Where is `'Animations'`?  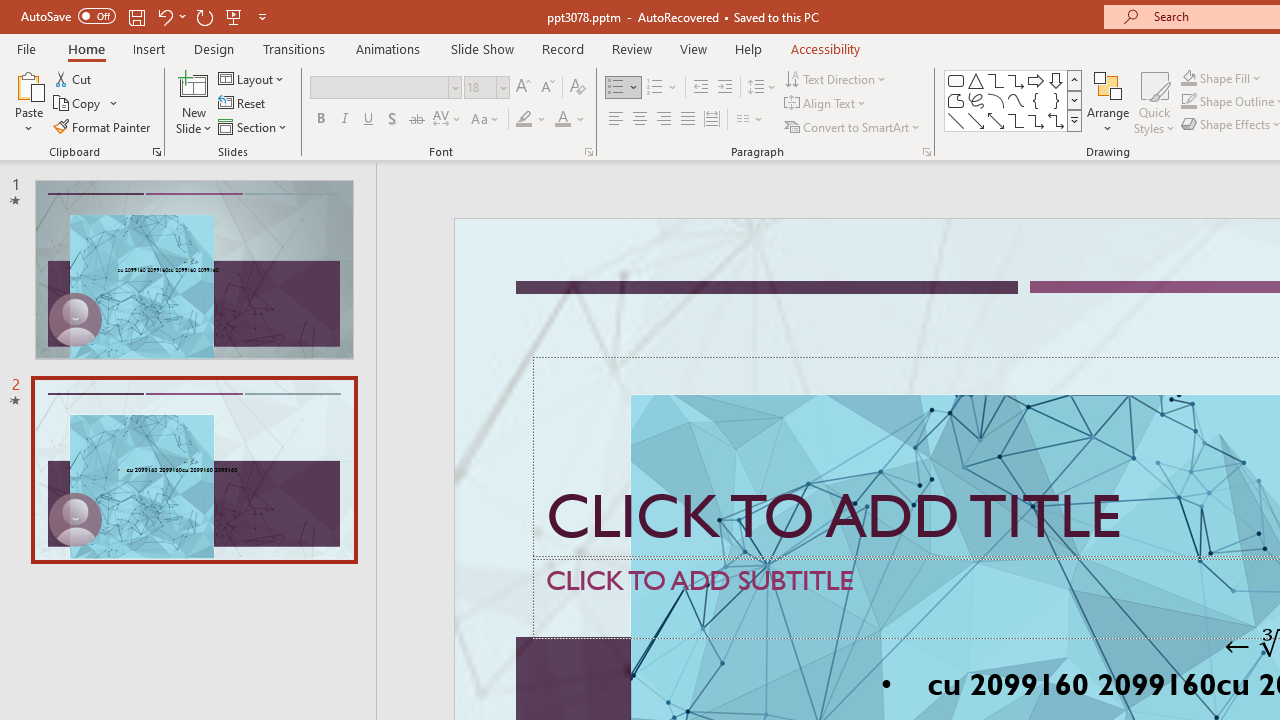
'Animations' is located at coordinates (388, 48).